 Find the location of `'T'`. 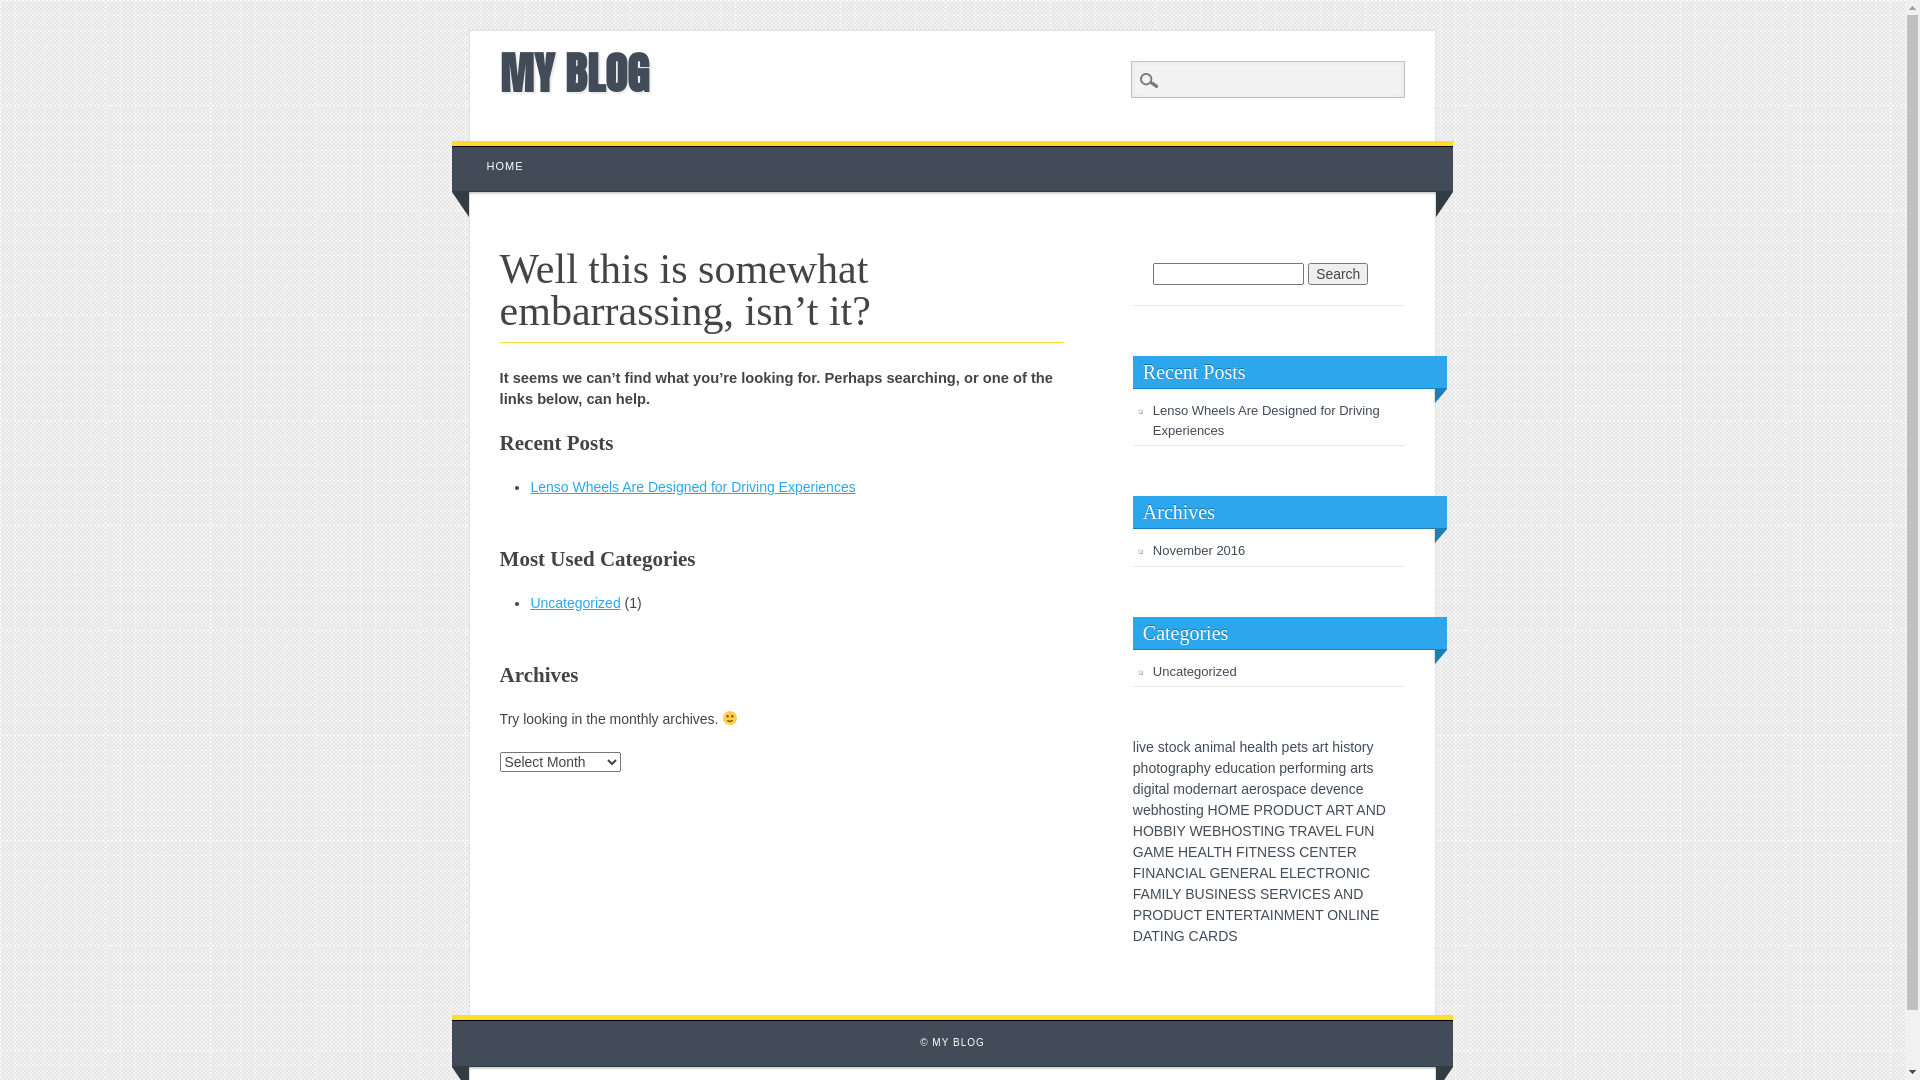

'T' is located at coordinates (1217, 852).